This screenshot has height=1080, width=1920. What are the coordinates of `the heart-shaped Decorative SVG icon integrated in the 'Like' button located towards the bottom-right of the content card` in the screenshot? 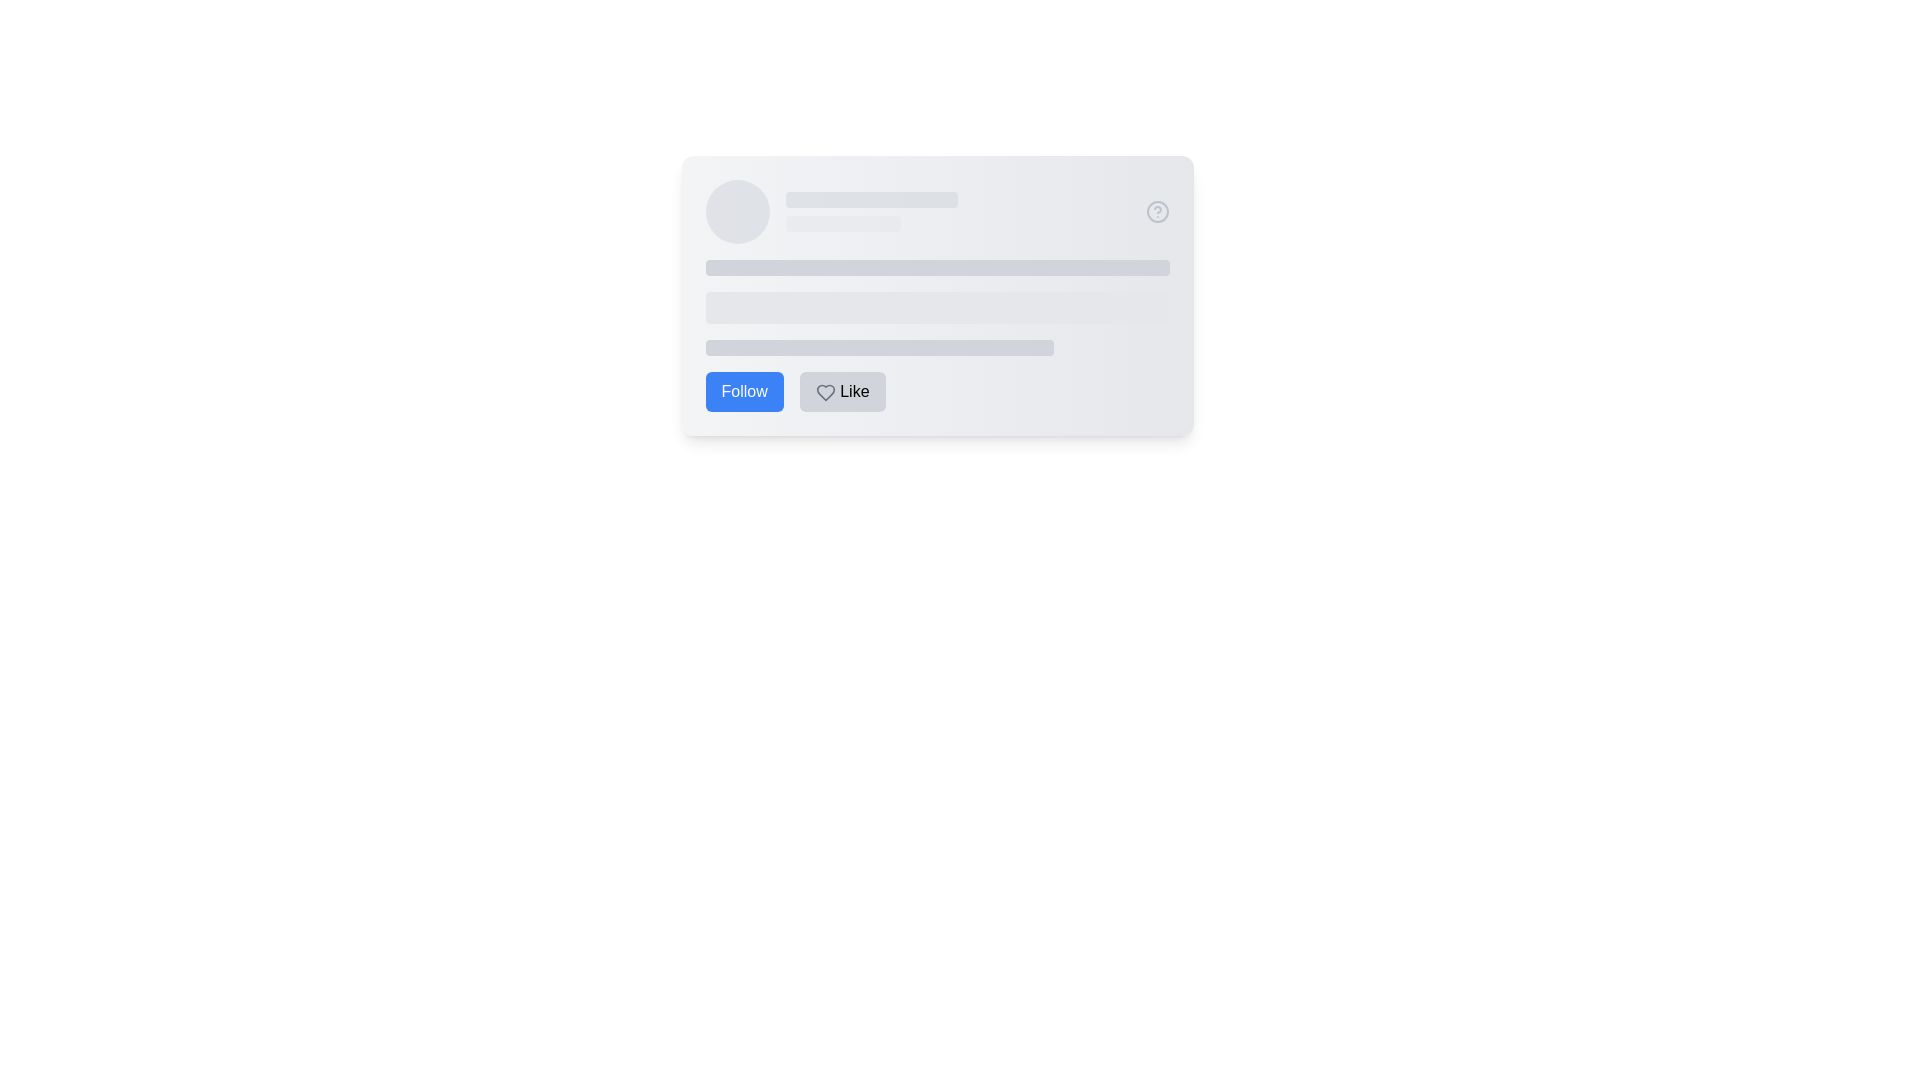 It's located at (825, 392).